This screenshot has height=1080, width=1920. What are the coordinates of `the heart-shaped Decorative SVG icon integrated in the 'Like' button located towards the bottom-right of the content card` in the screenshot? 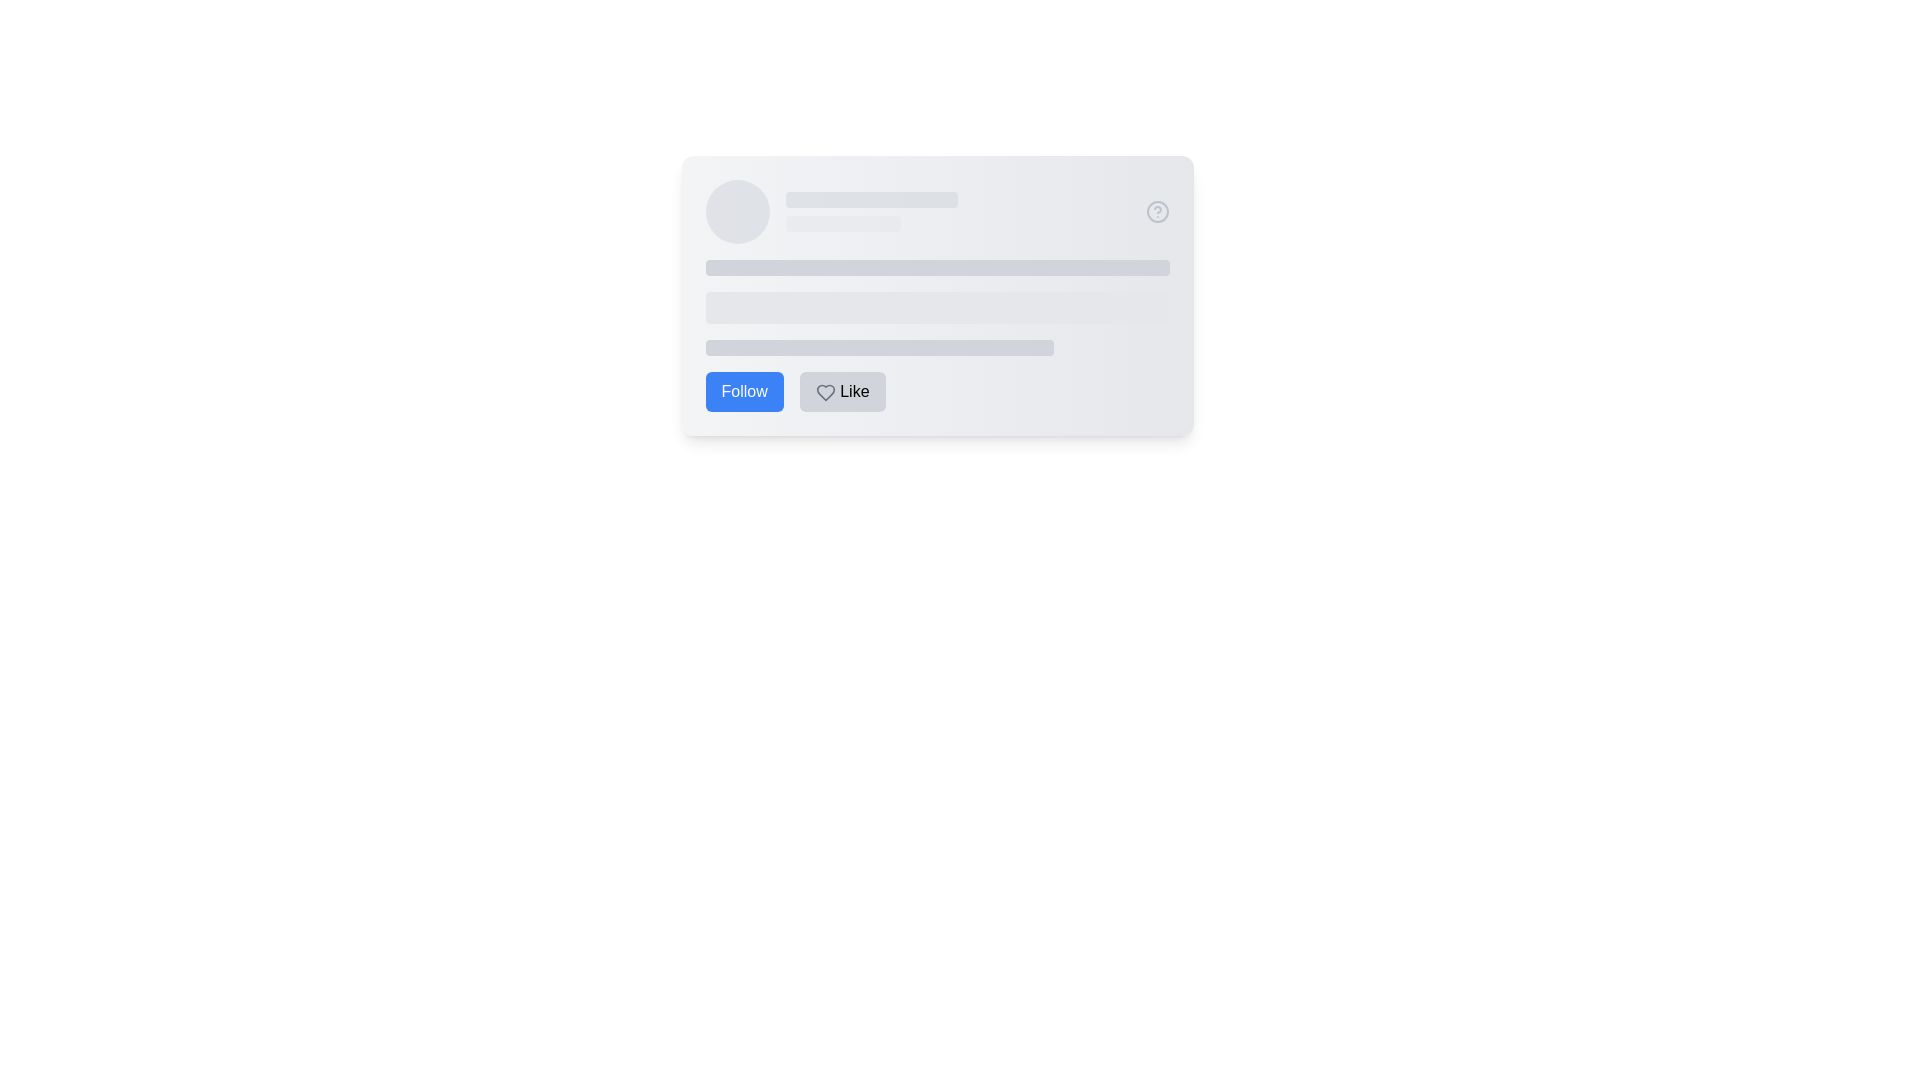 It's located at (825, 392).